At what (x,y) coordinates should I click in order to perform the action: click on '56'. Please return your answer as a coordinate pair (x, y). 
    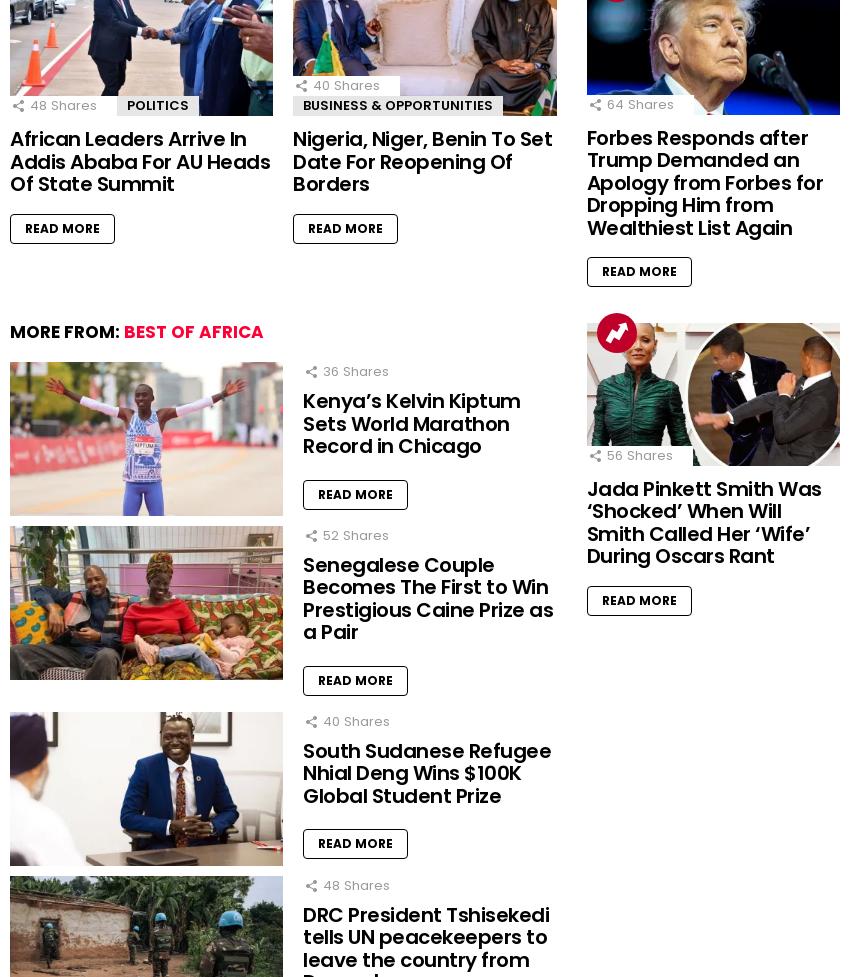
    Looking at the image, I should click on (613, 454).